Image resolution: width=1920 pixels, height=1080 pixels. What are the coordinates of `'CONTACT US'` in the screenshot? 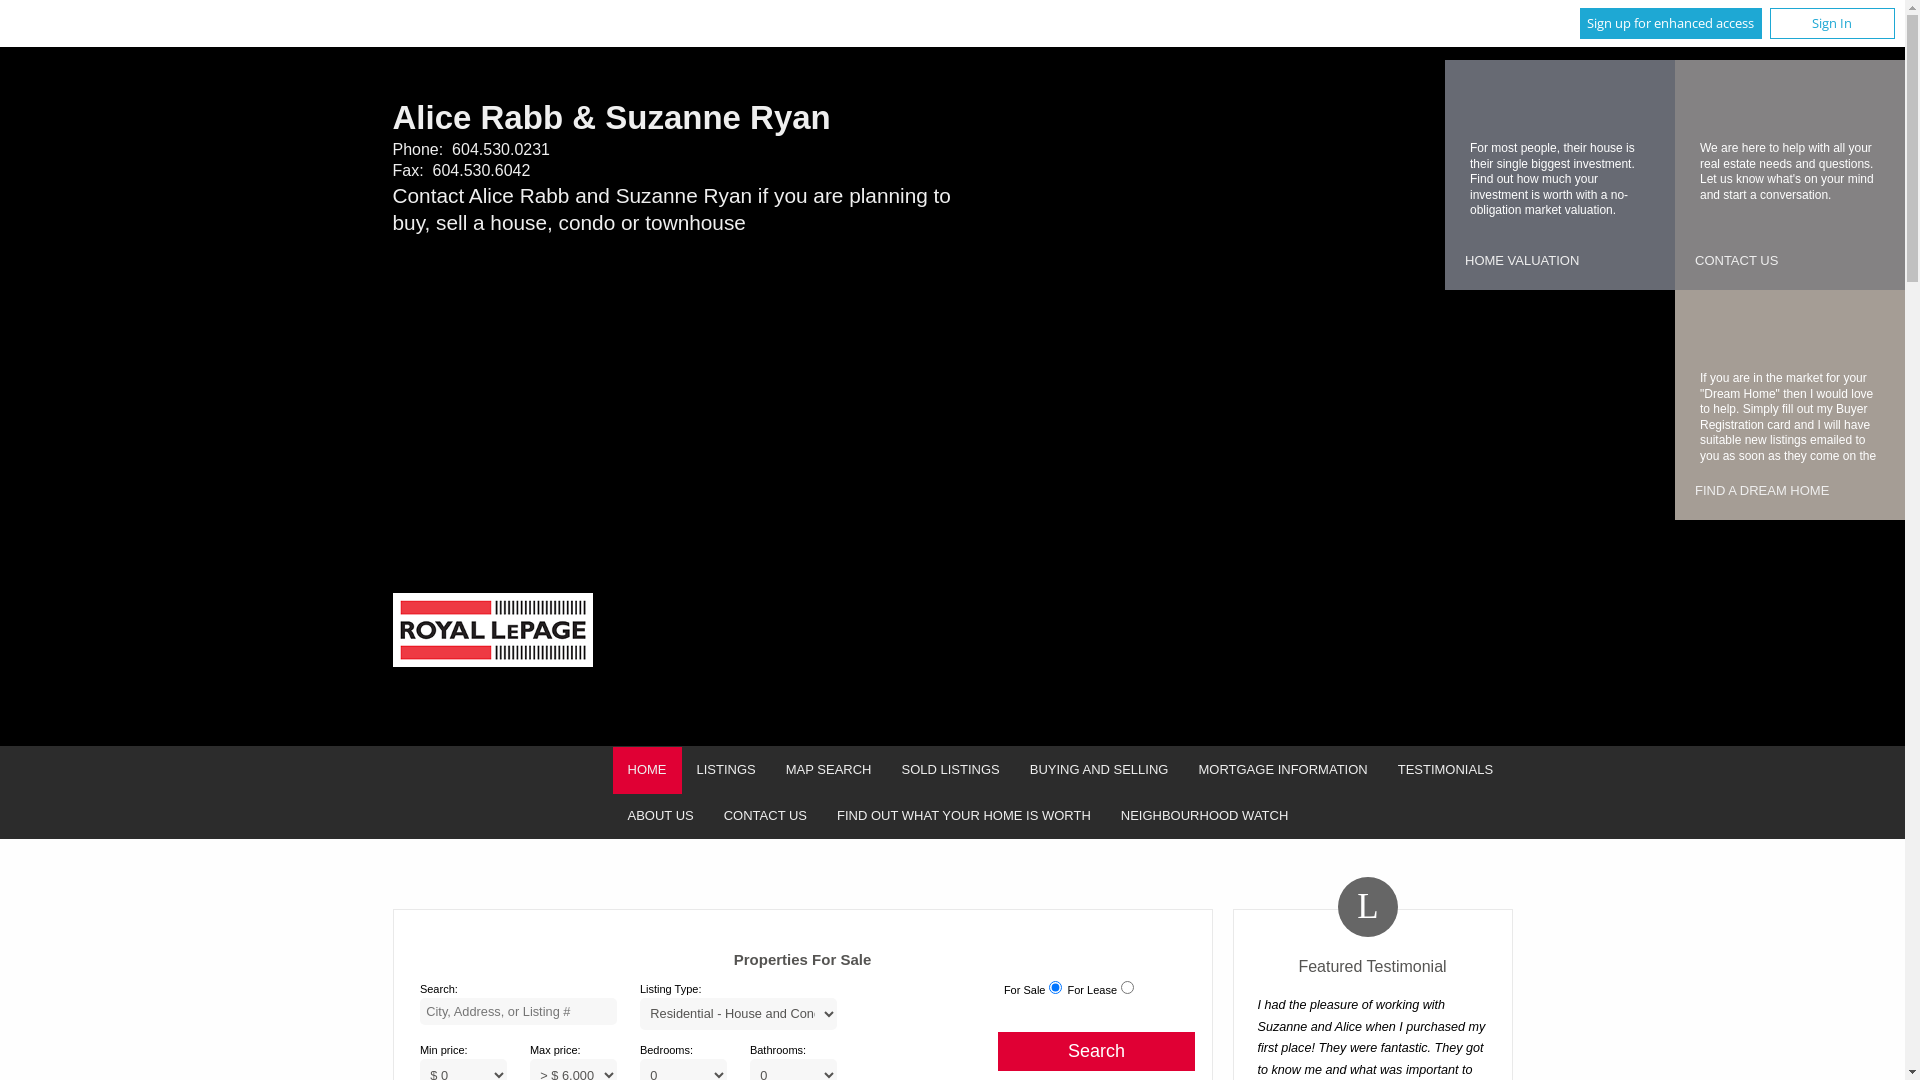 It's located at (709, 816).